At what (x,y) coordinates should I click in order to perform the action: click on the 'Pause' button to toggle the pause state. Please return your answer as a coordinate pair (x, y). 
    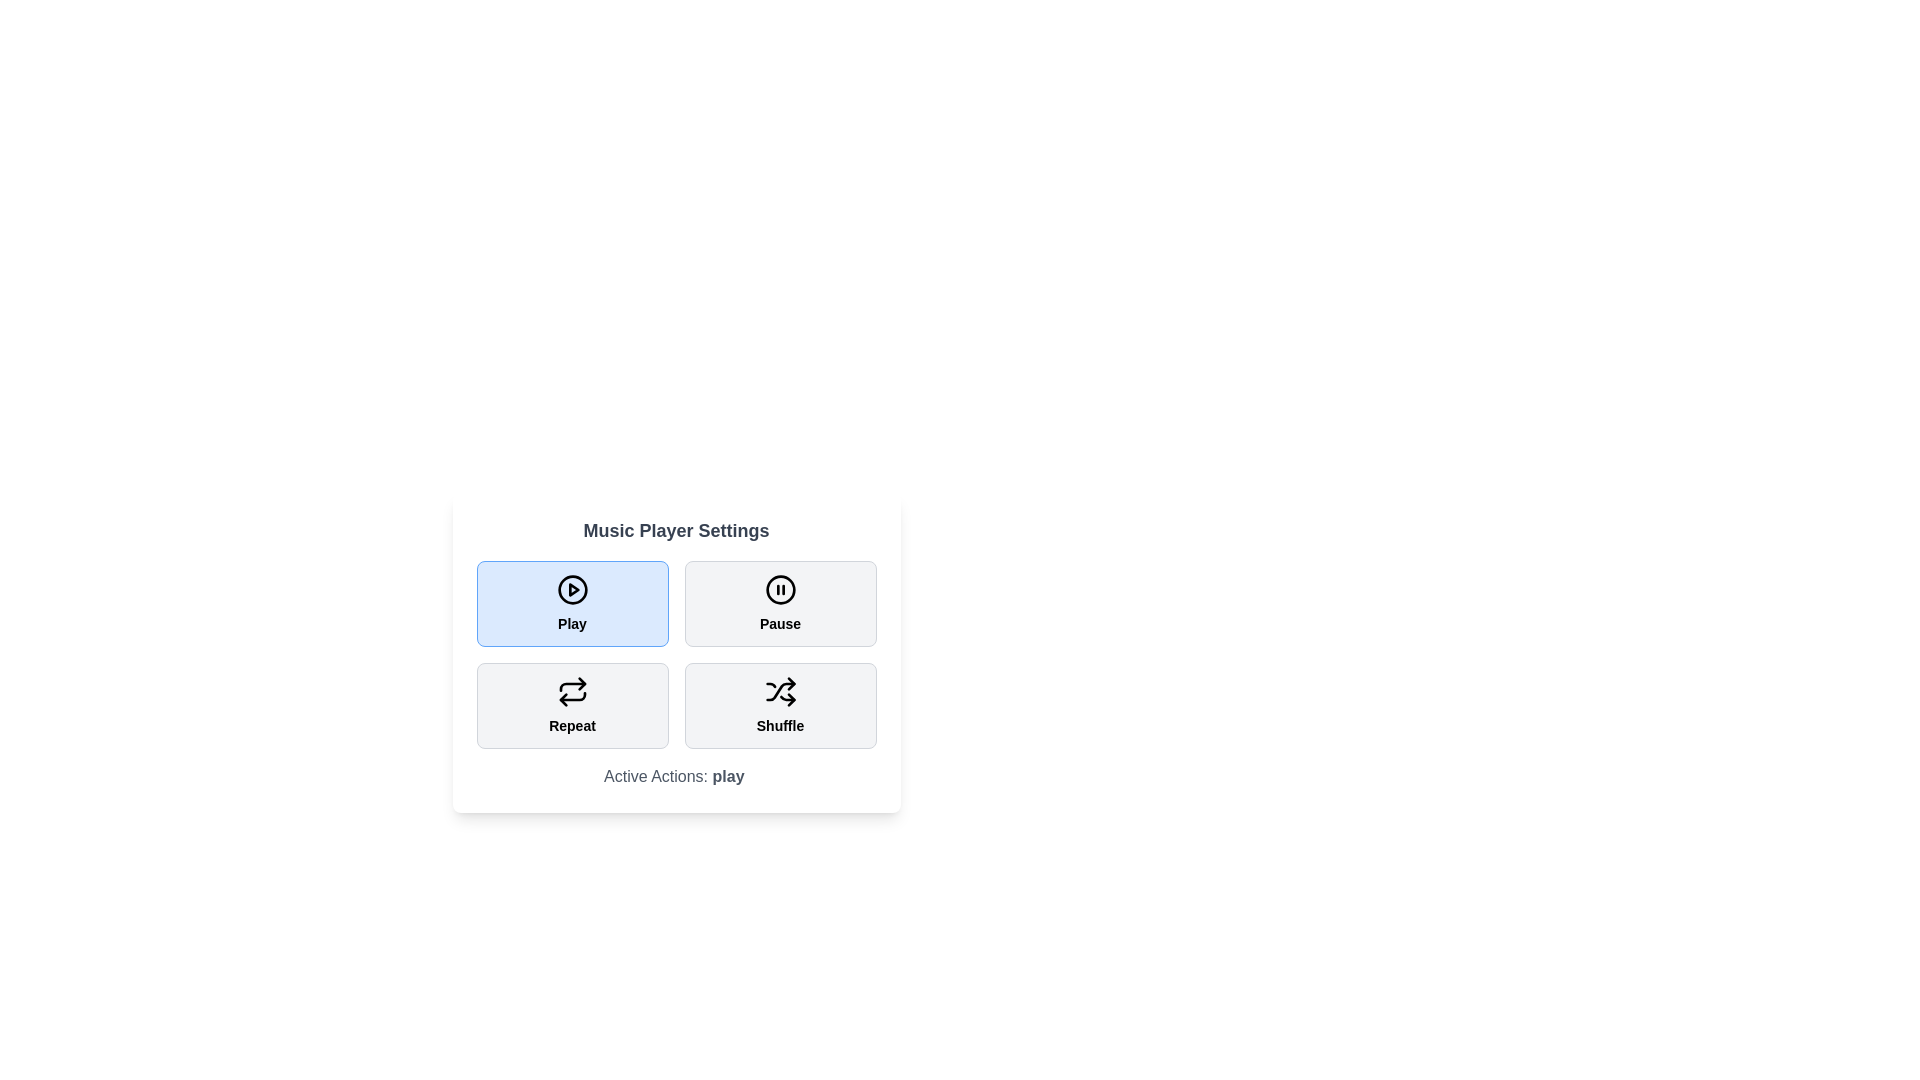
    Looking at the image, I should click on (779, 603).